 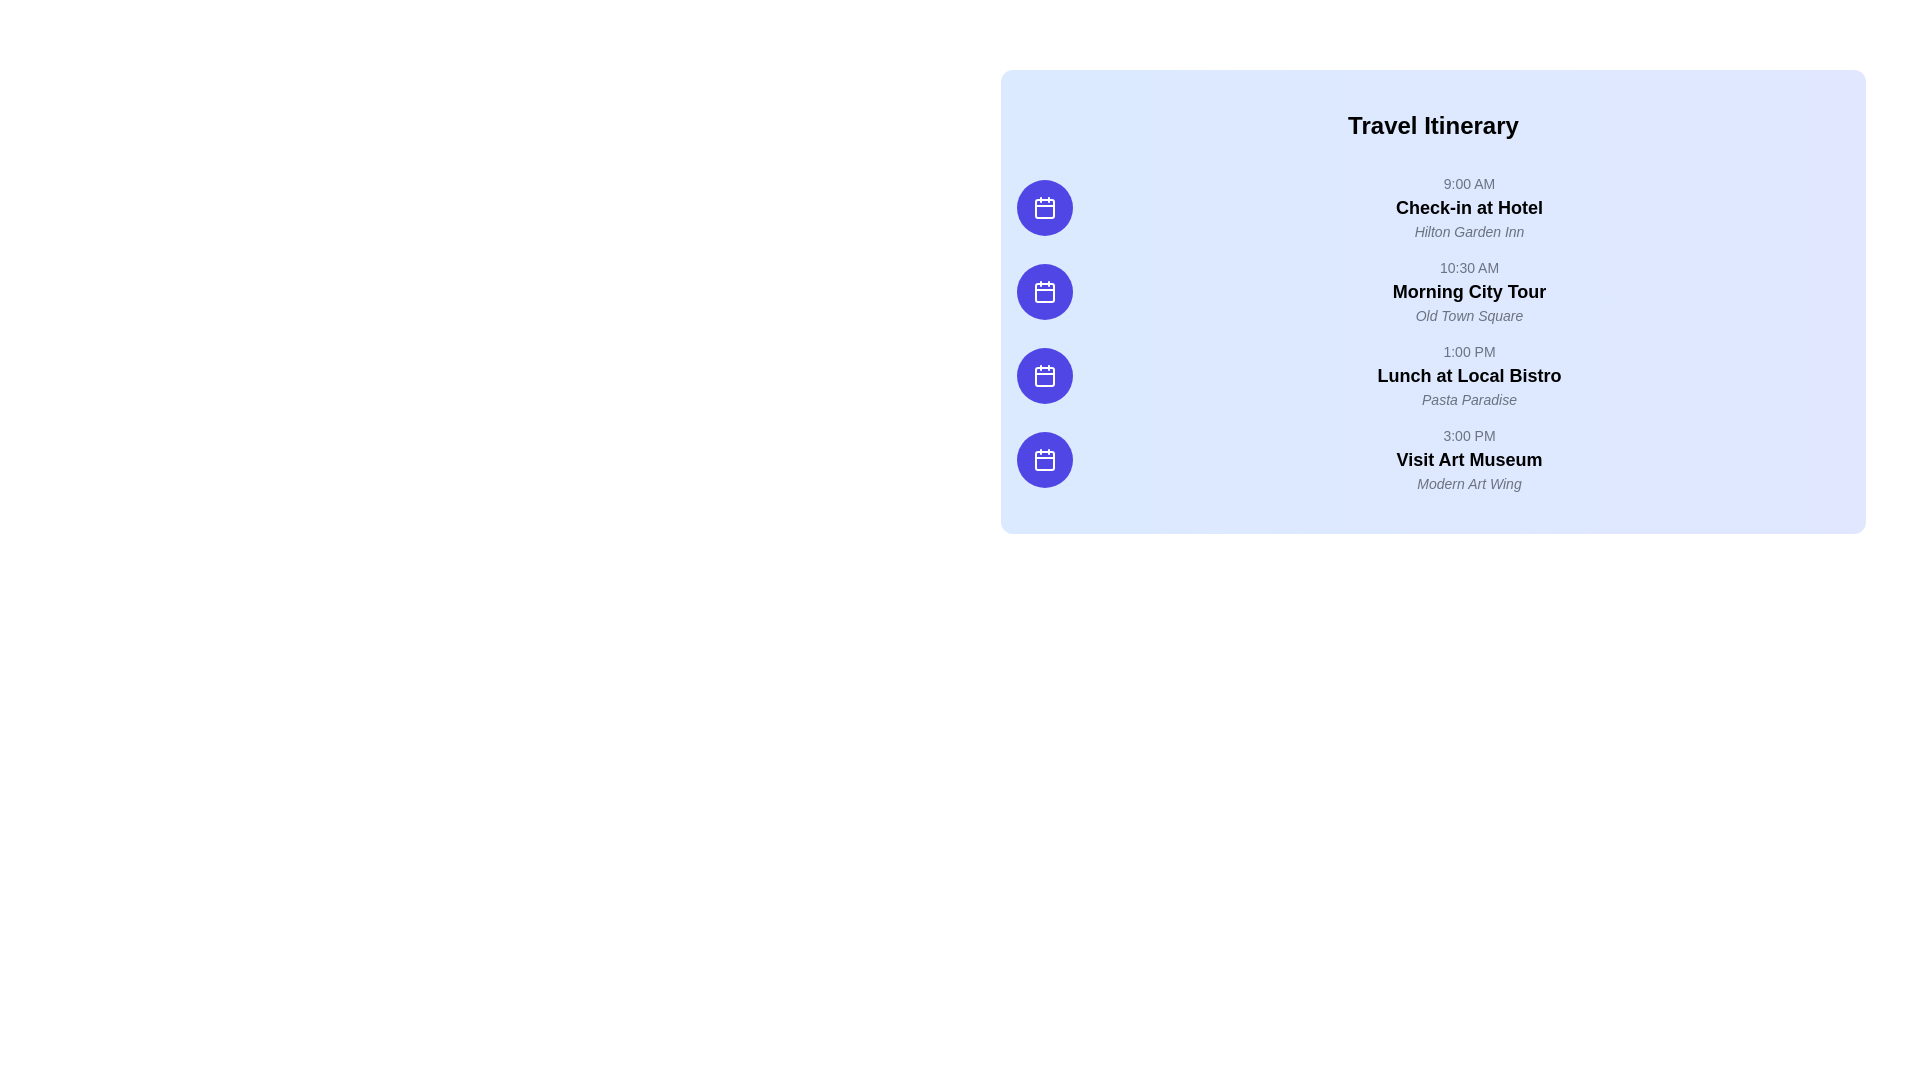 What do you see at coordinates (1469, 292) in the screenshot?
I see `the text block that displays details of a scheduled event, located in the middle of the itinerary list, specifically the second event below 'Check-in at Hotel' and above 'Lunch at Local Bistro'` at bounding box center [1469, 292].